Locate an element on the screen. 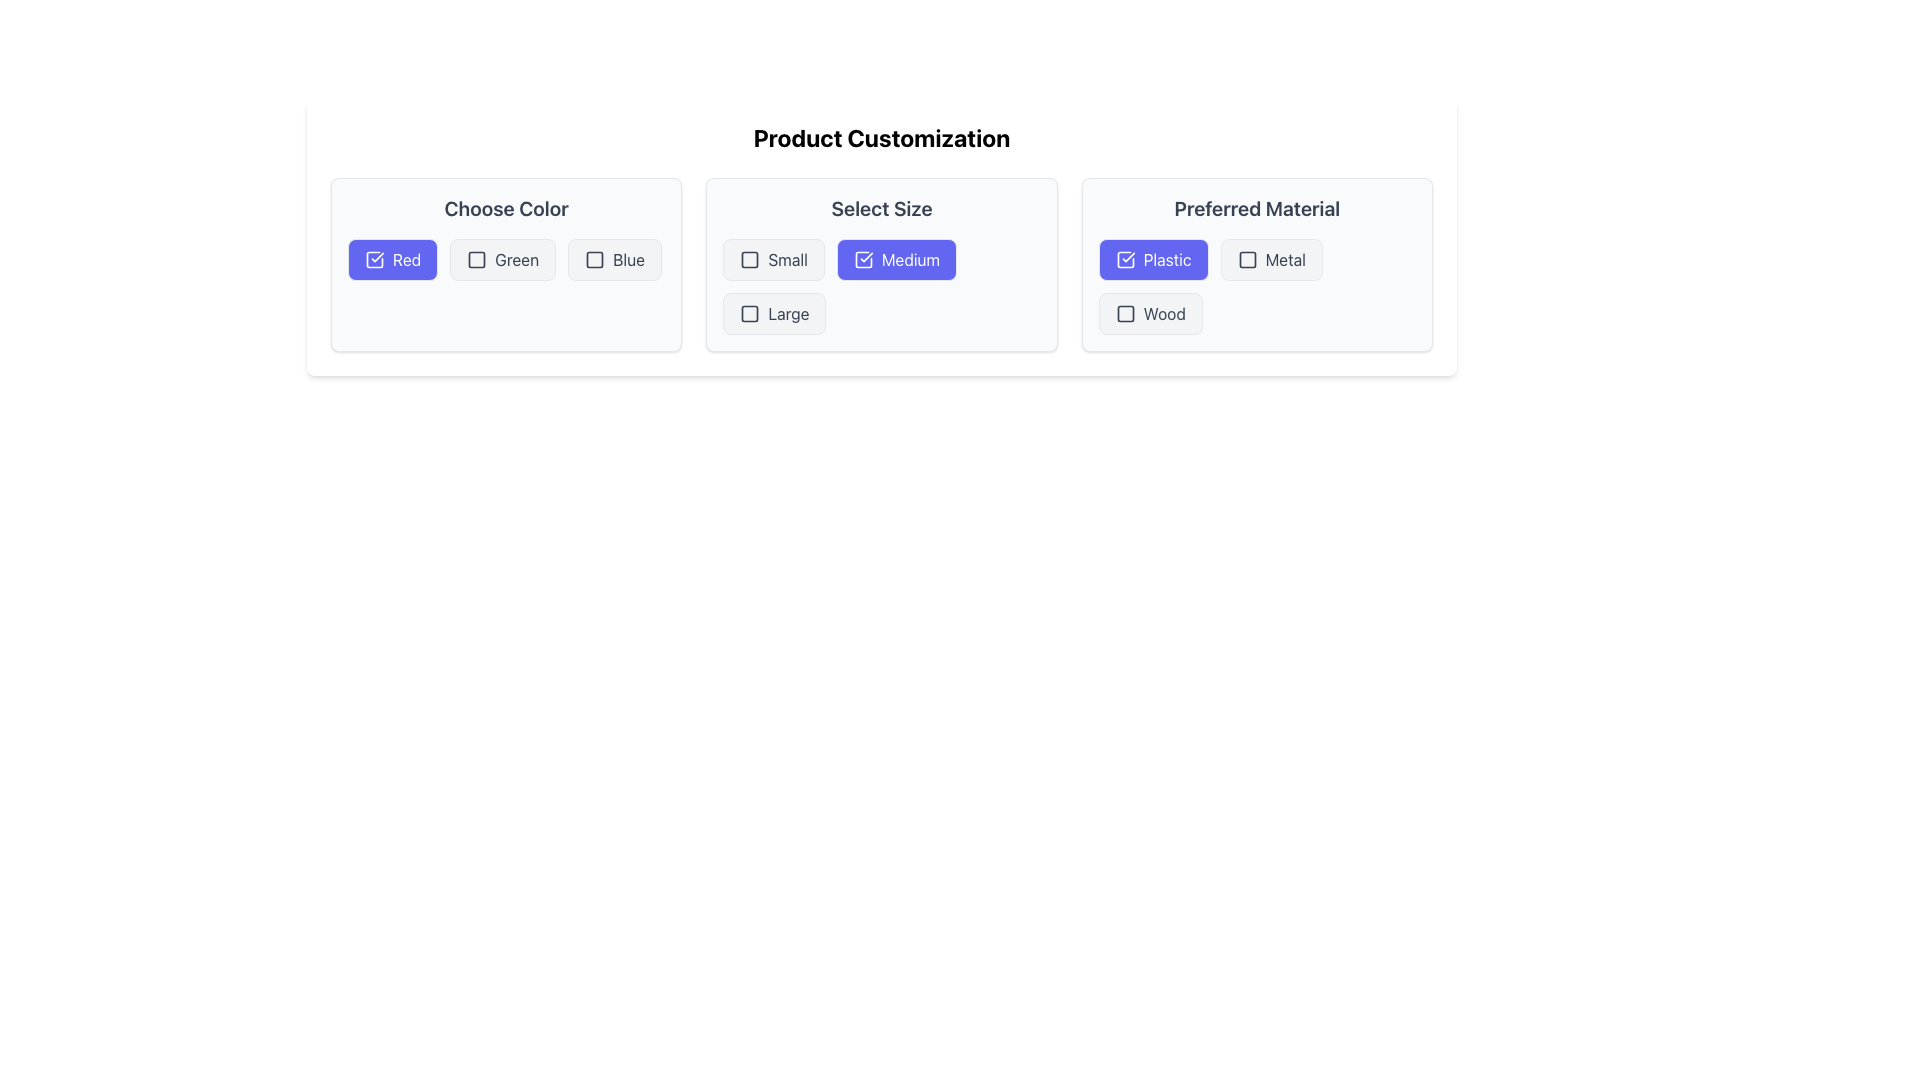 This screenshot has width=1920, height=1080. the 'Plastic' selectable label, which is styled with white text on a blue background and located within the 'Preferred Material' section of the product customization interface is located at coordinates (1167, 258).